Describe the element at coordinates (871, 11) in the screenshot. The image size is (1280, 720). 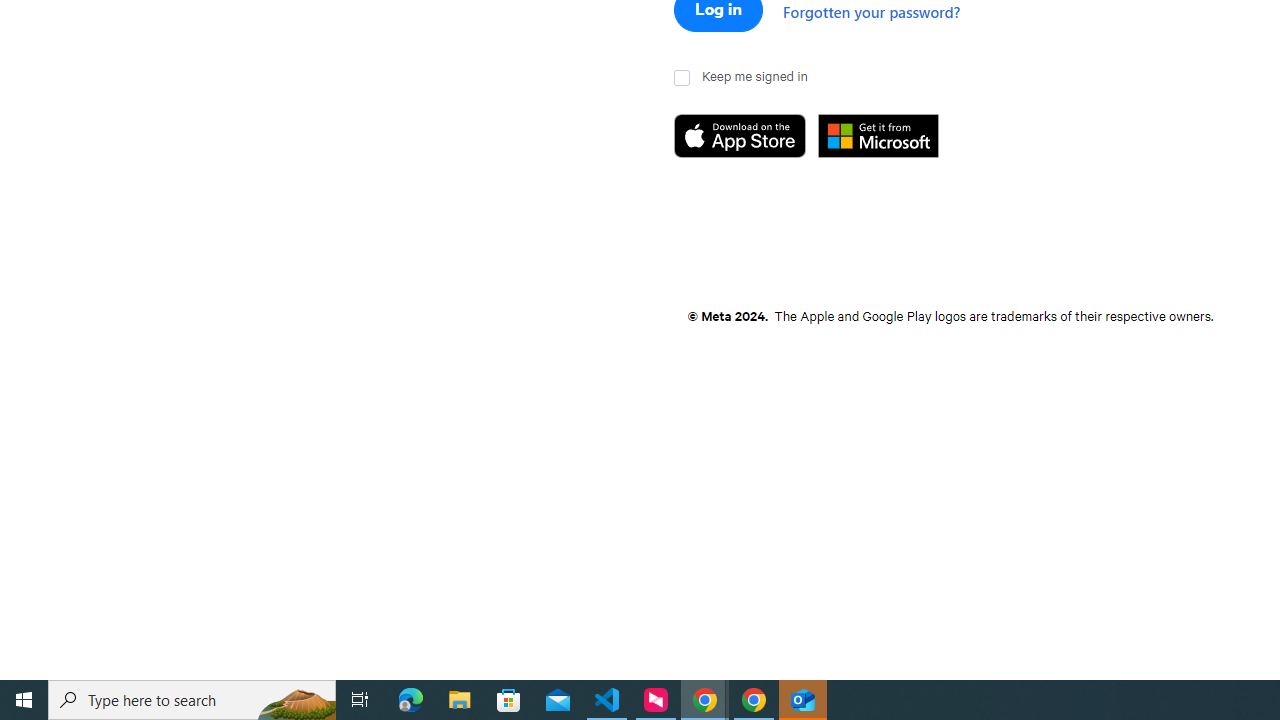
I see `'Forgotten your password?'` at that location.